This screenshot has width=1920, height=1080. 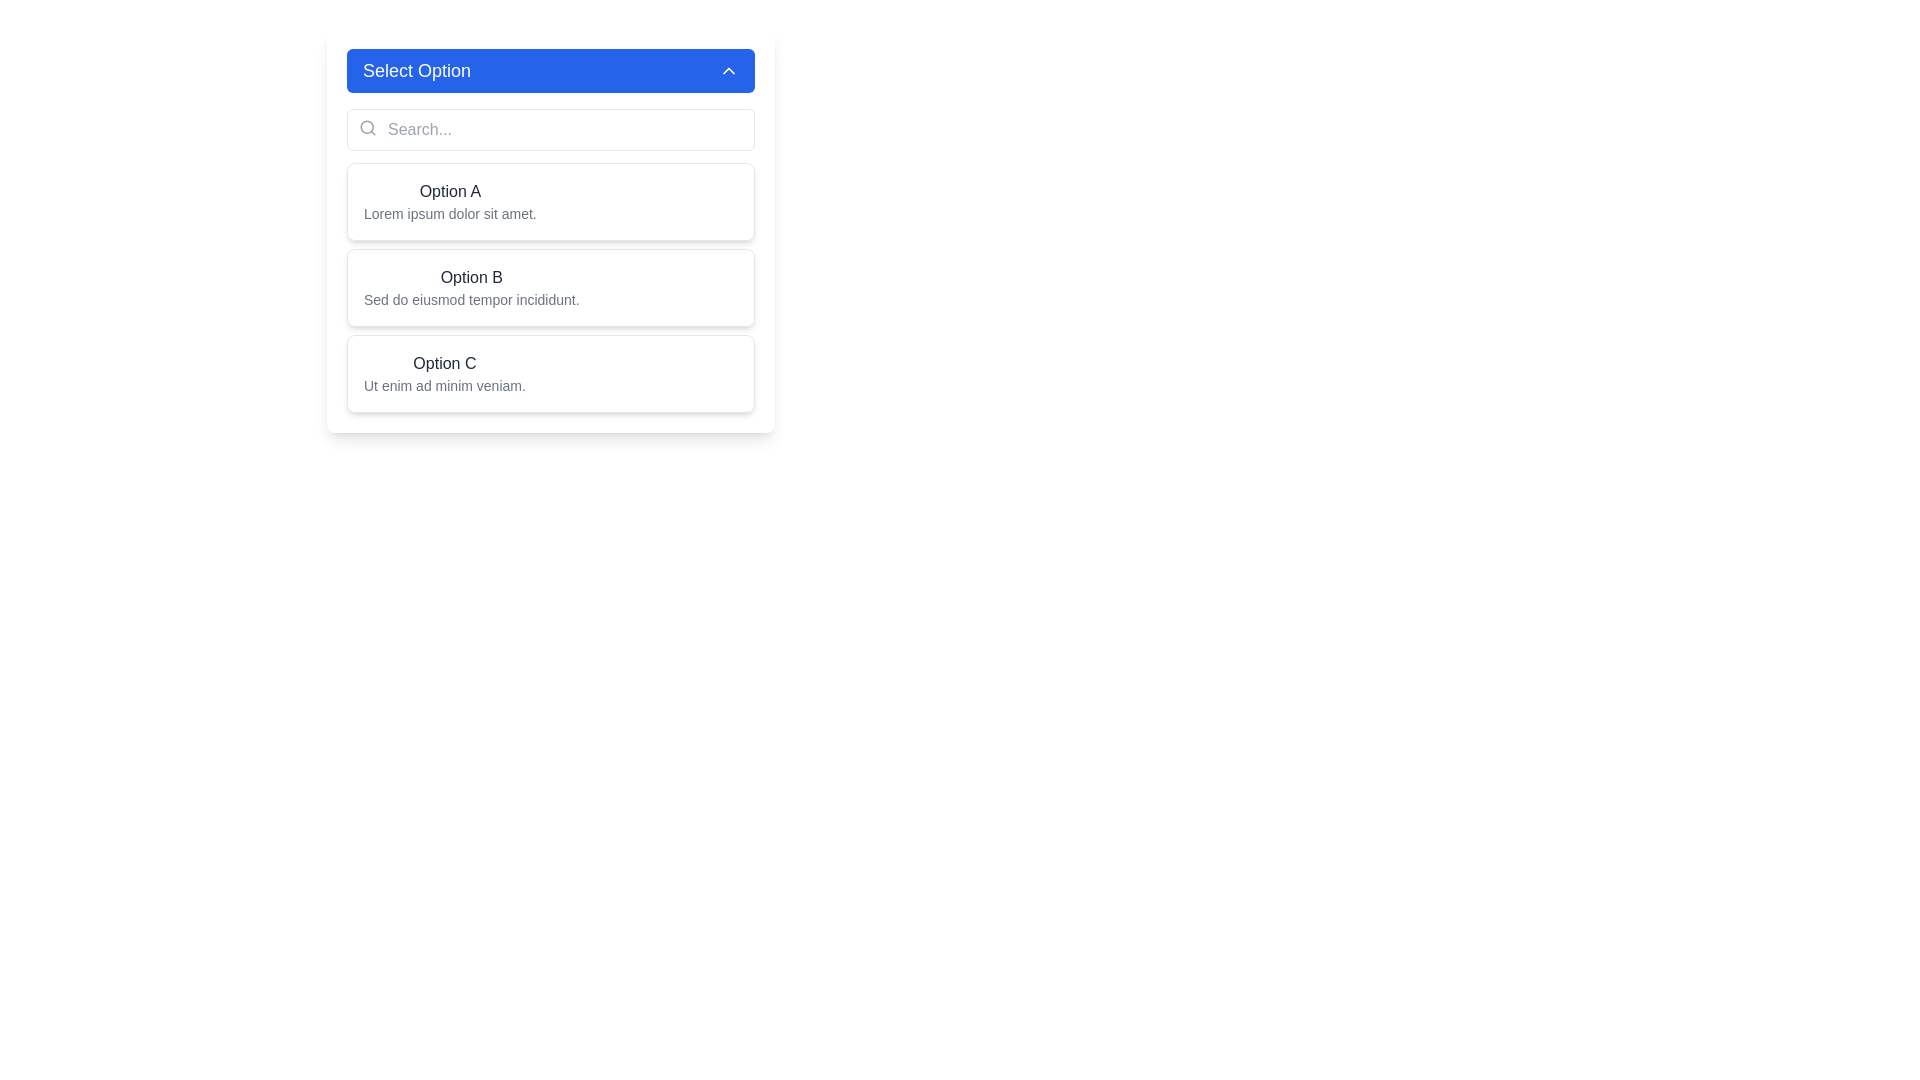 What do you see at coordinates (470, 288) in the screenshot?
I see `text label that contains the title 'Option B' and subtitle 'Sed do eiusmod tempor incididunt.' which is the second item in a vertically stacked list, positioned below 'Option A' and above 'Option C'` at bounding box center [470, 288].